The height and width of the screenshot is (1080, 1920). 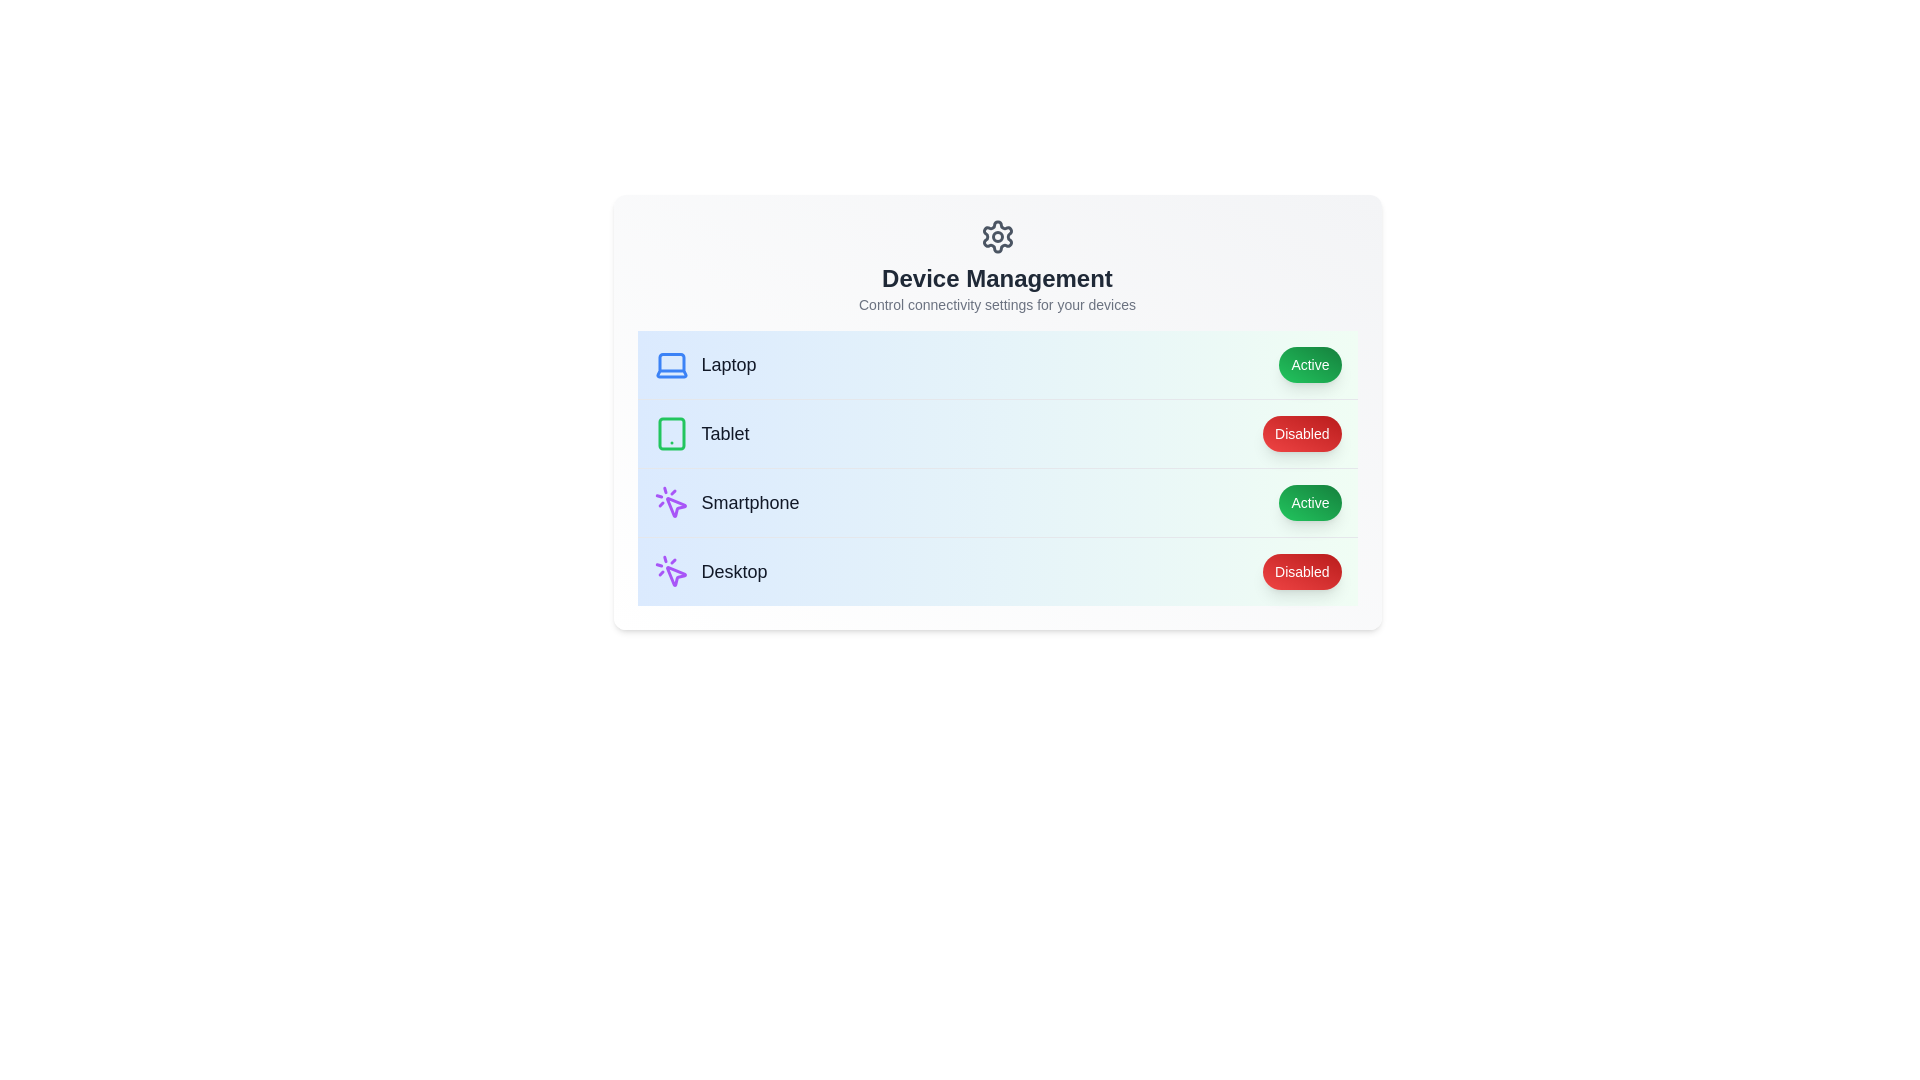 What do you see at coordinates (671, 571) in the screenshot?
I see `the icon representing the Desktop to toggle its state` at bounding box center [671, 571].